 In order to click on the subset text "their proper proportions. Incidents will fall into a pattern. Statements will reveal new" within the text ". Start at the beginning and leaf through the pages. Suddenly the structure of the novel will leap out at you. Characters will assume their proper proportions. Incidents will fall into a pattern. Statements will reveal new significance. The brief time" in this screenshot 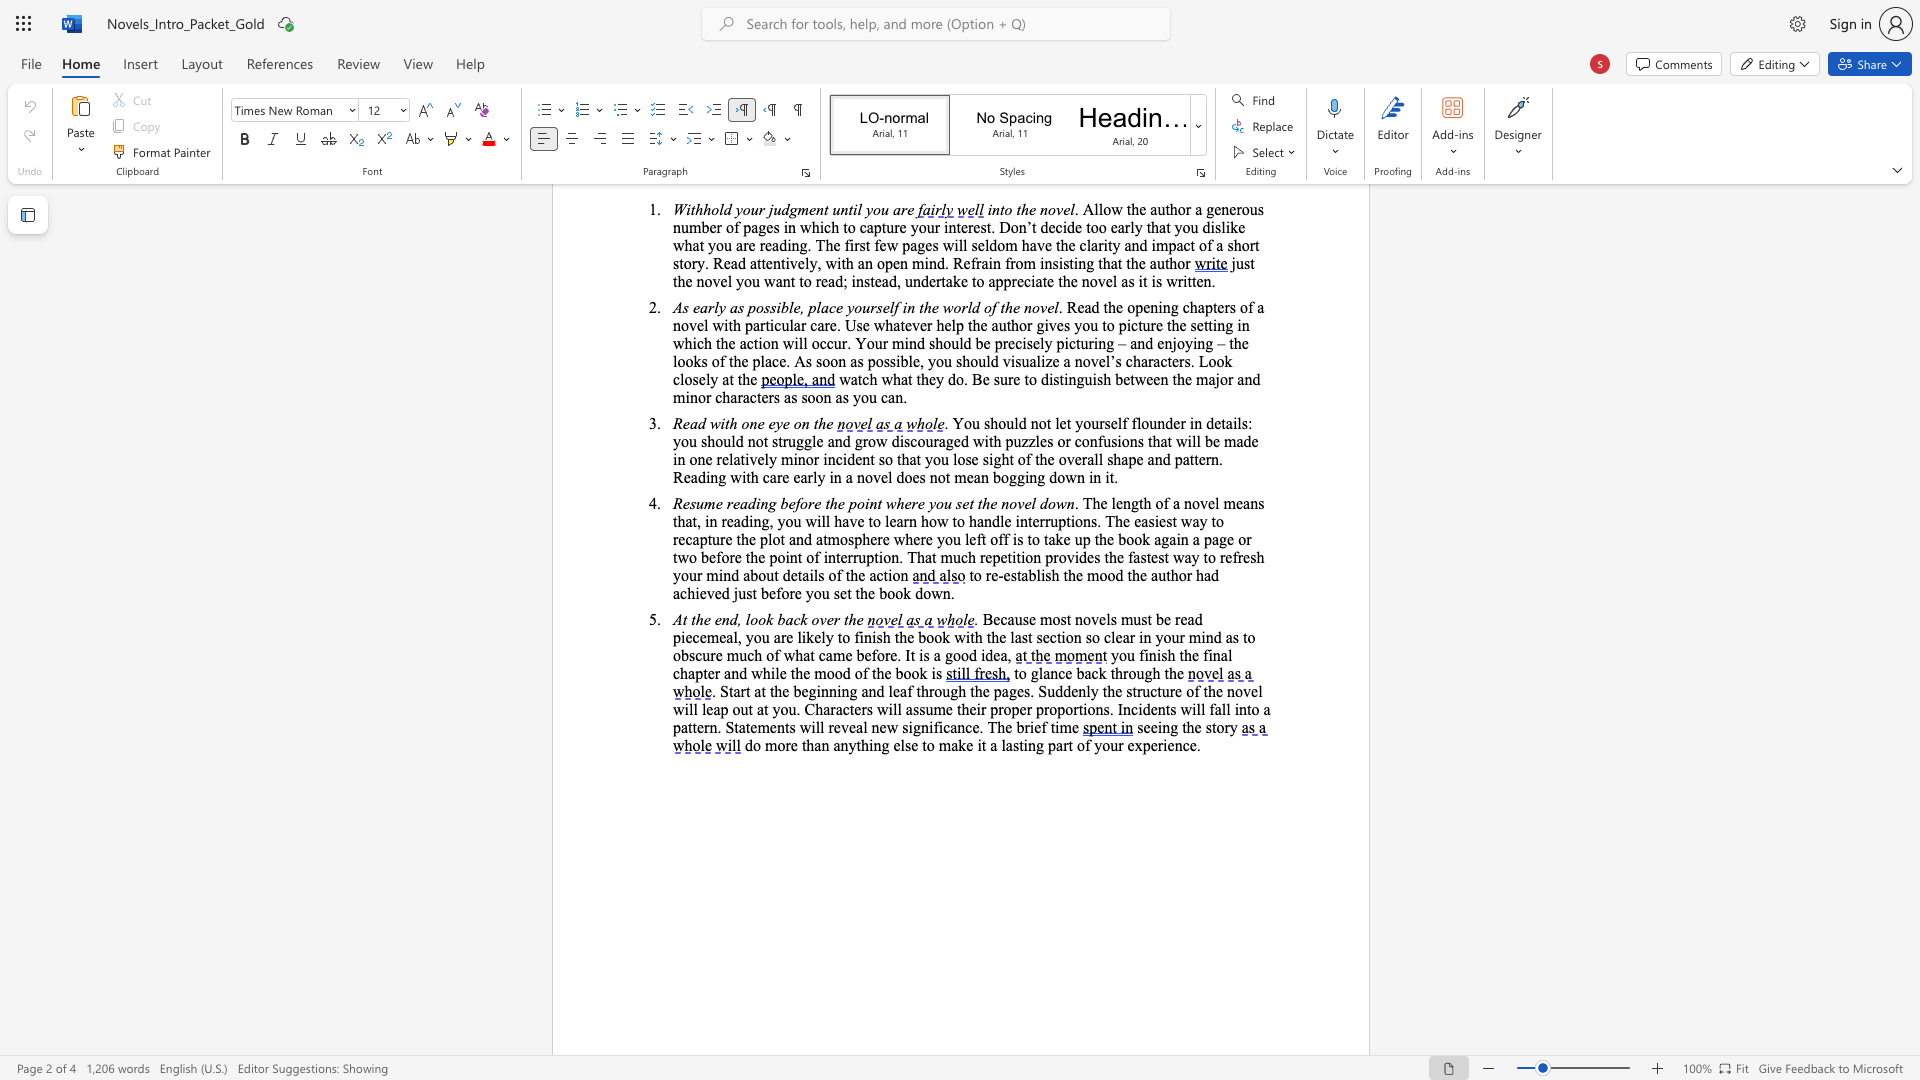, I will do `click(955, 708)`.